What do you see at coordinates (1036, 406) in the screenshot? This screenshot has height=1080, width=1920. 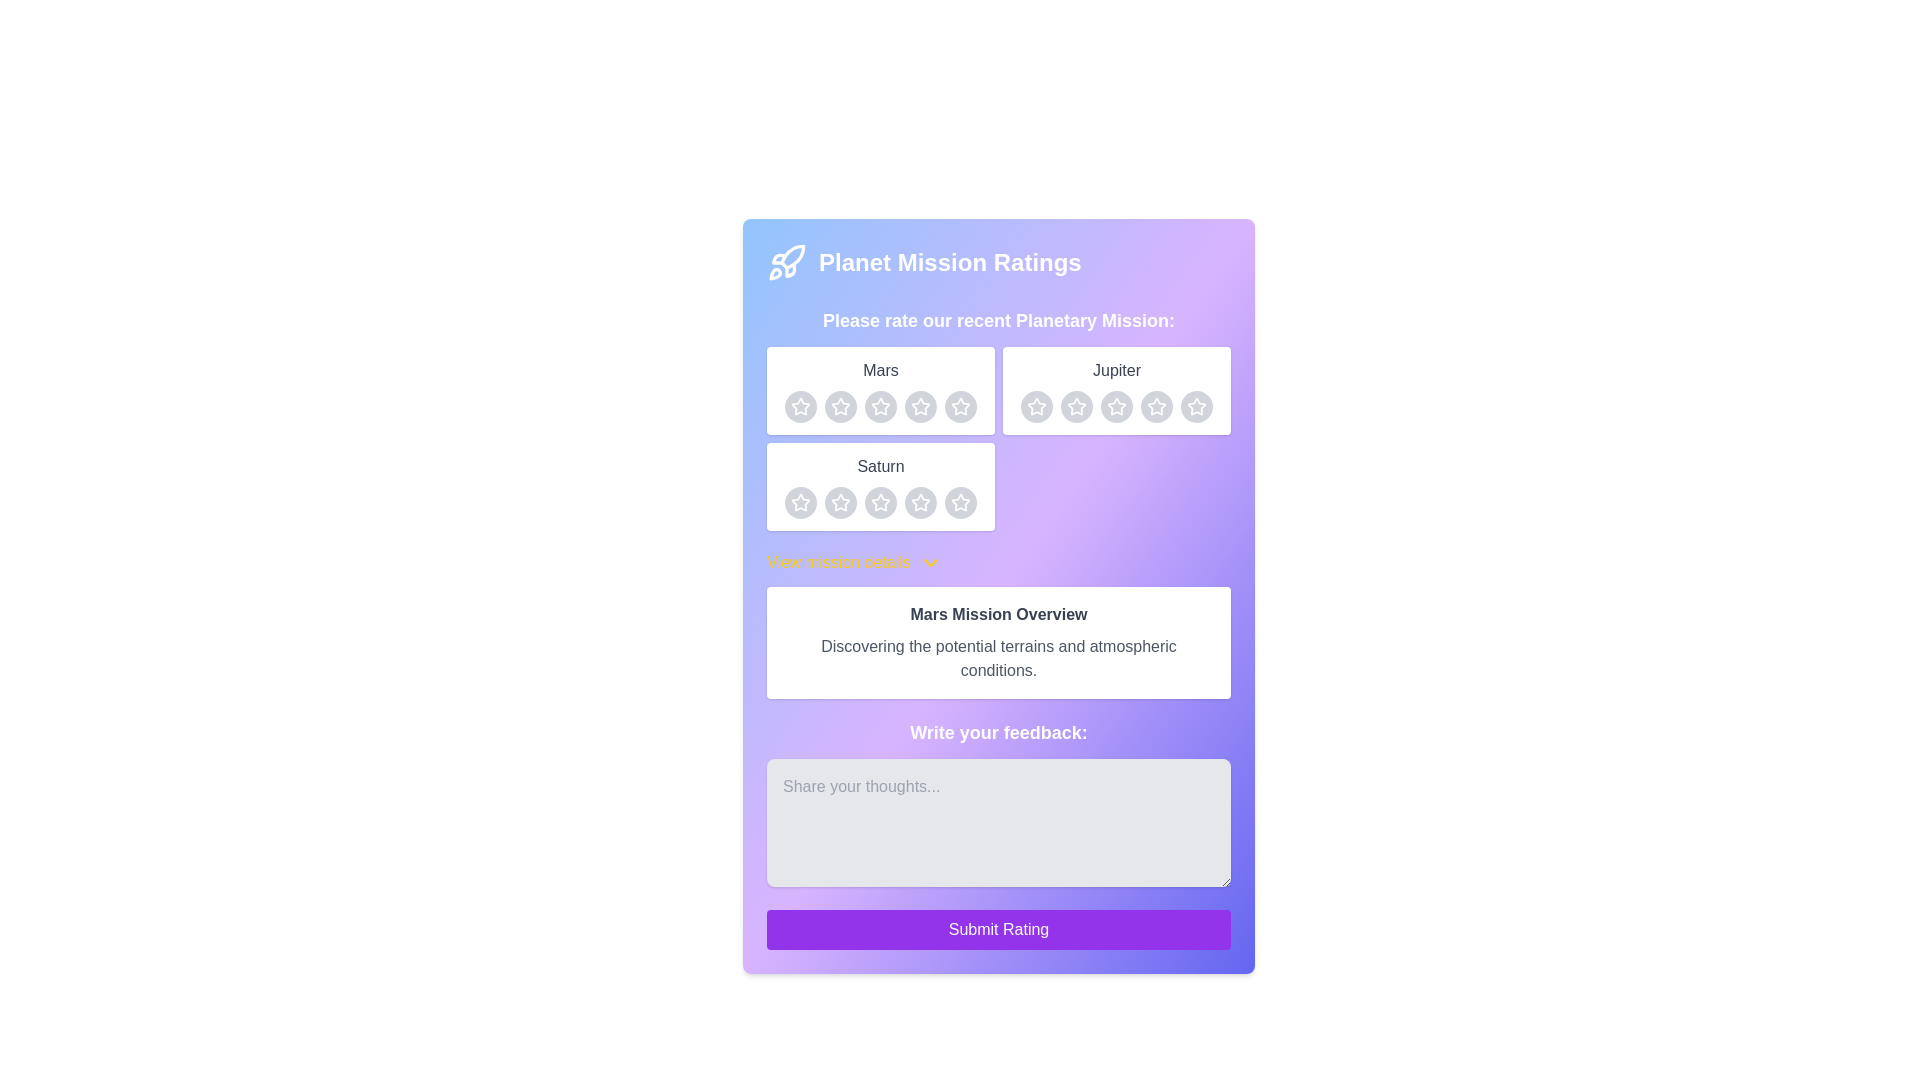 I see `the third star icon in the rating row for the 'Jupiter' mission` at bounding box center [1036, 406].